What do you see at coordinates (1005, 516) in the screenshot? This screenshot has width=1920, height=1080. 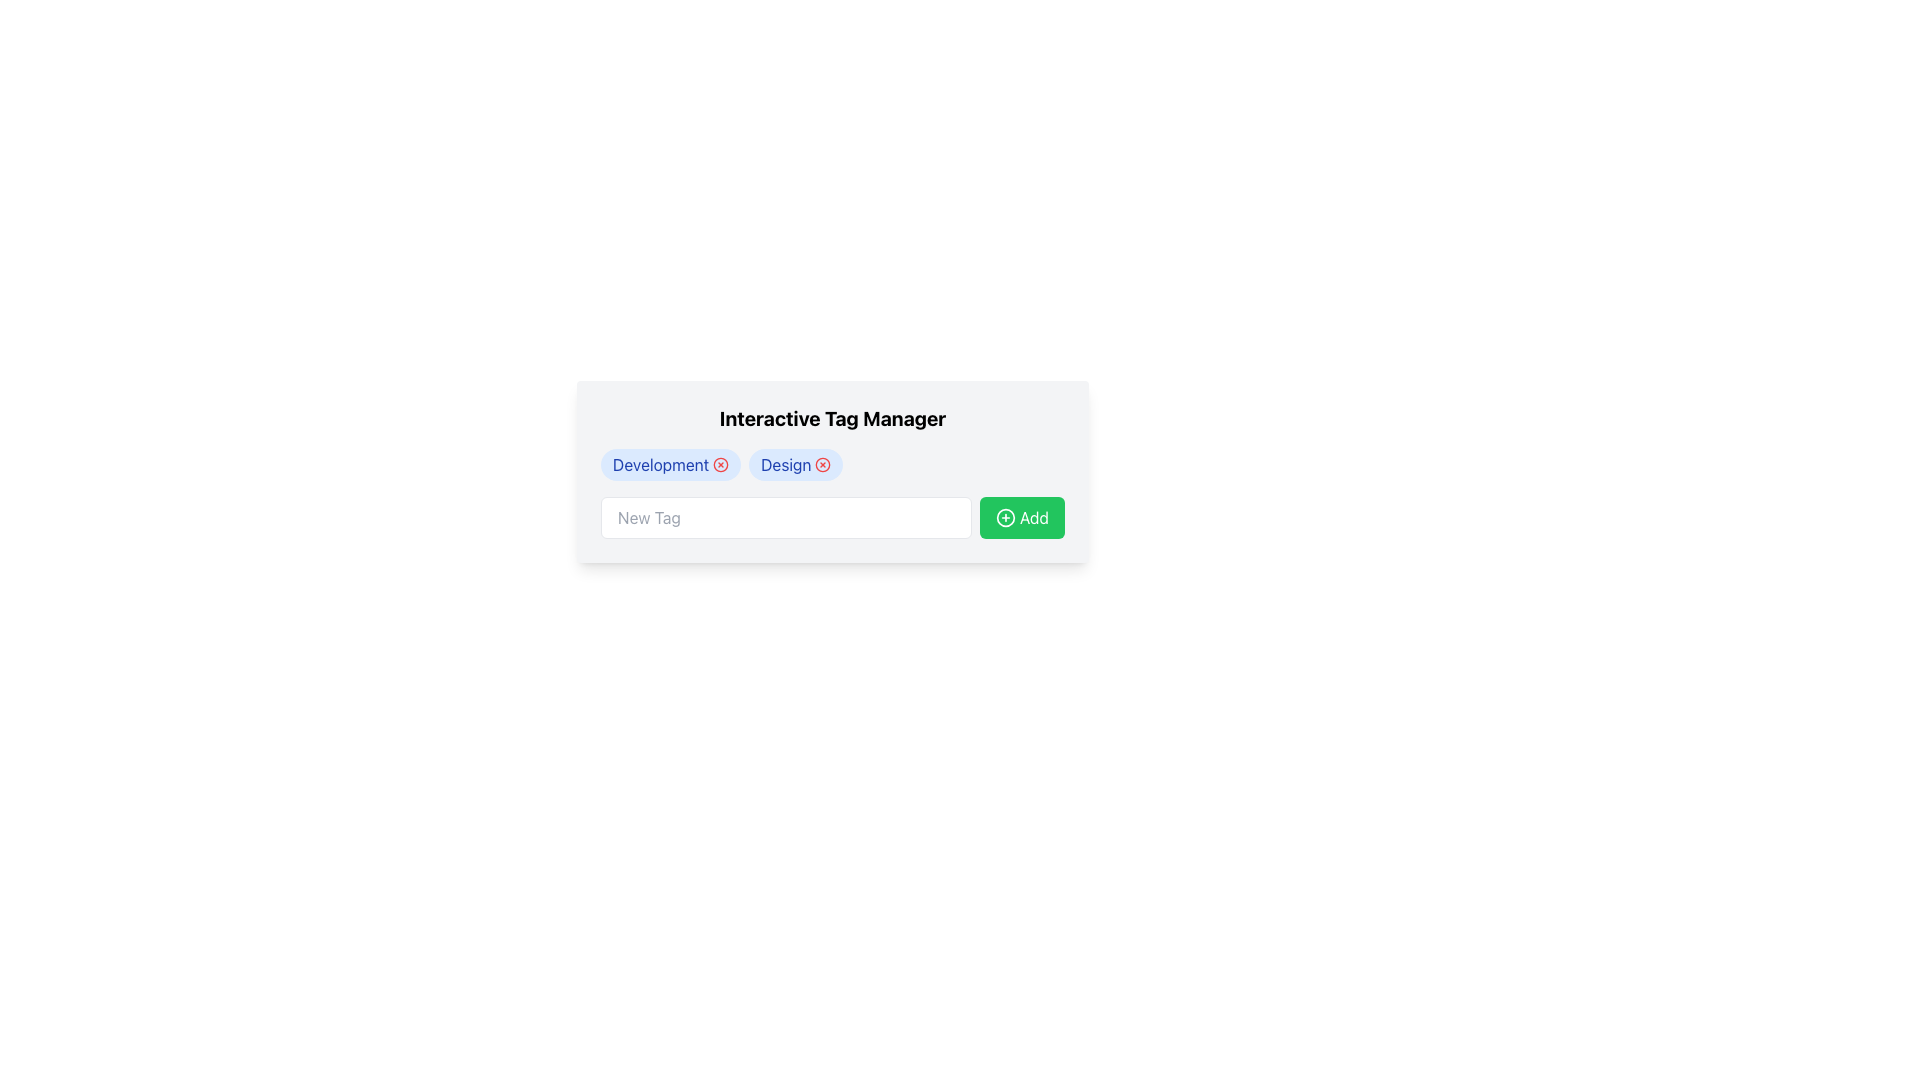 I see `the round plus icon within the green 'Add' button` at bounding box center [1005, 516].